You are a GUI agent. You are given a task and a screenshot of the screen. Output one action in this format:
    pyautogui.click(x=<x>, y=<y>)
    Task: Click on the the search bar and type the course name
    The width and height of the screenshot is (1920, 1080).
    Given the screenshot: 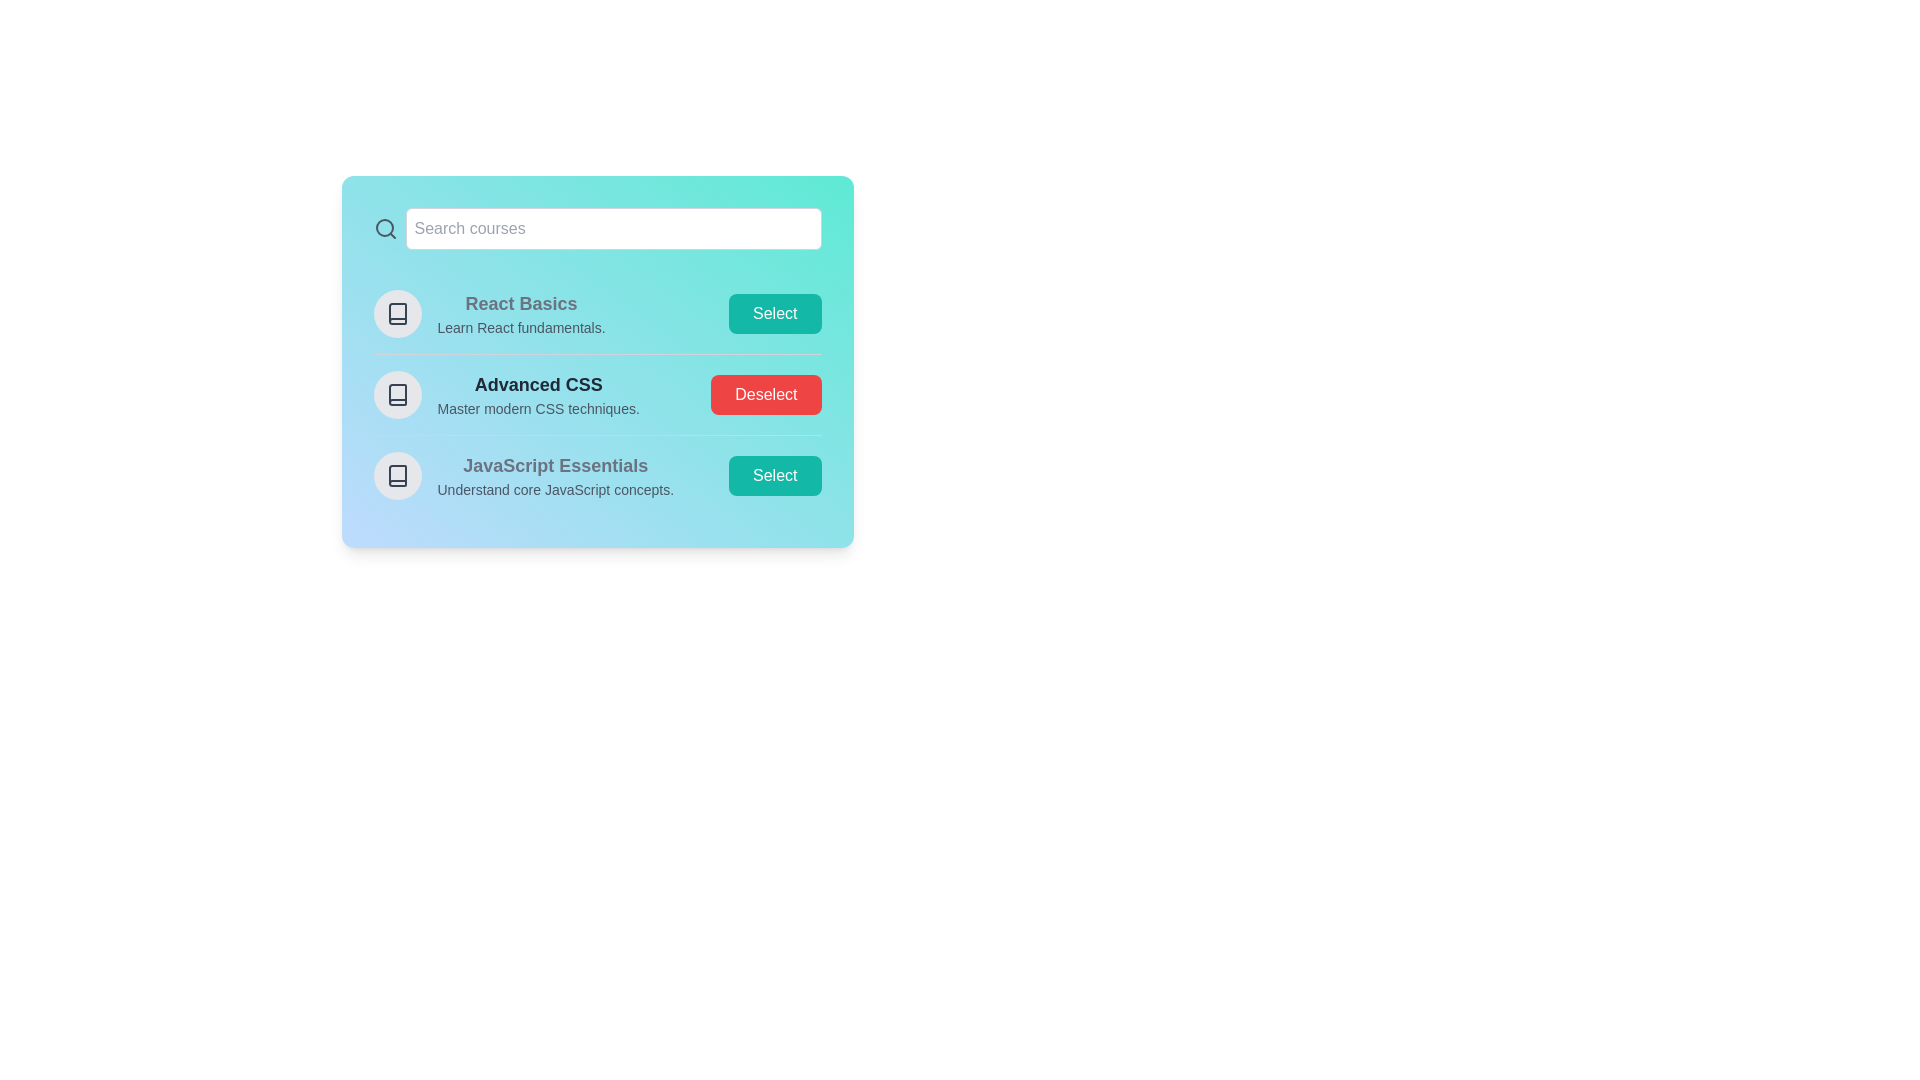 What is the action you would take?
    pyautogui.click(x=612, y=227)
    